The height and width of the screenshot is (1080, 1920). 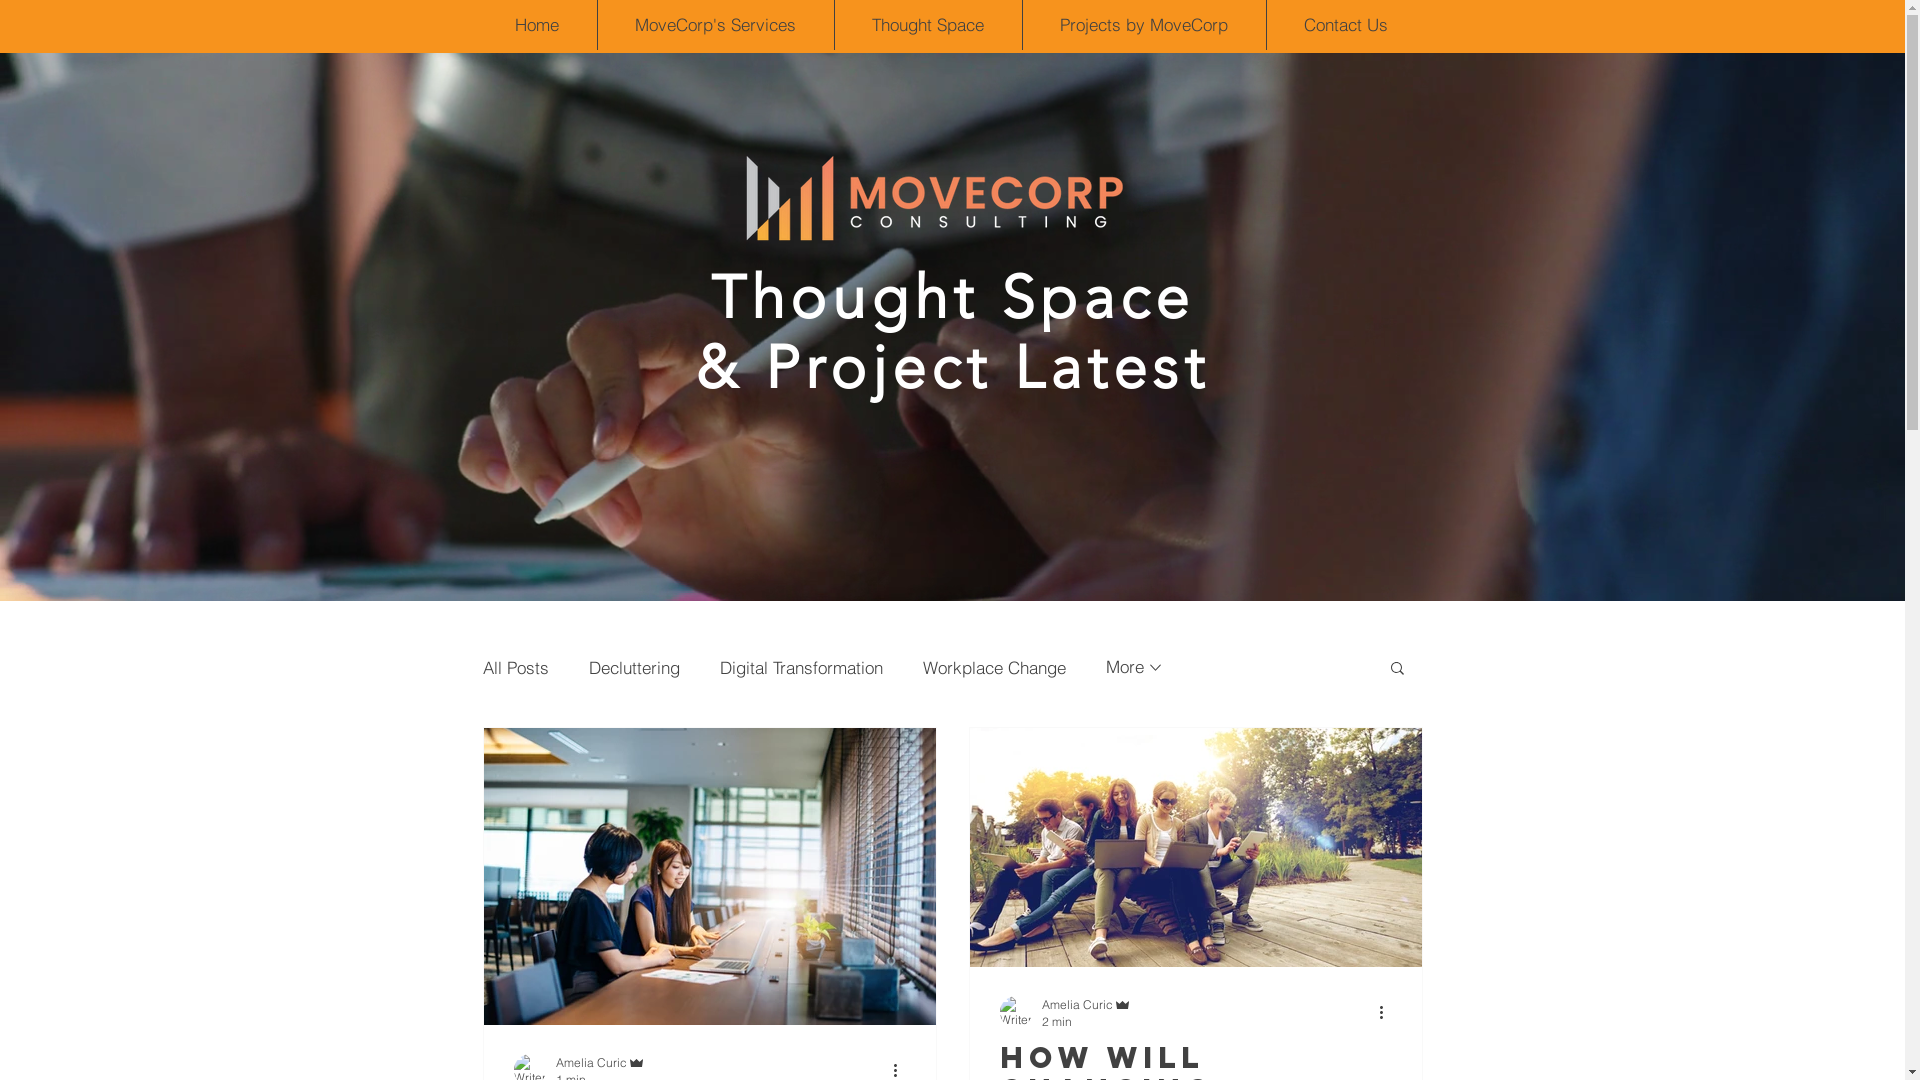 What do you see at coordinates (1143, 24) in the screenshot?
I see `'Projects by MoveCorp'` at bounding box center [1143, 24].